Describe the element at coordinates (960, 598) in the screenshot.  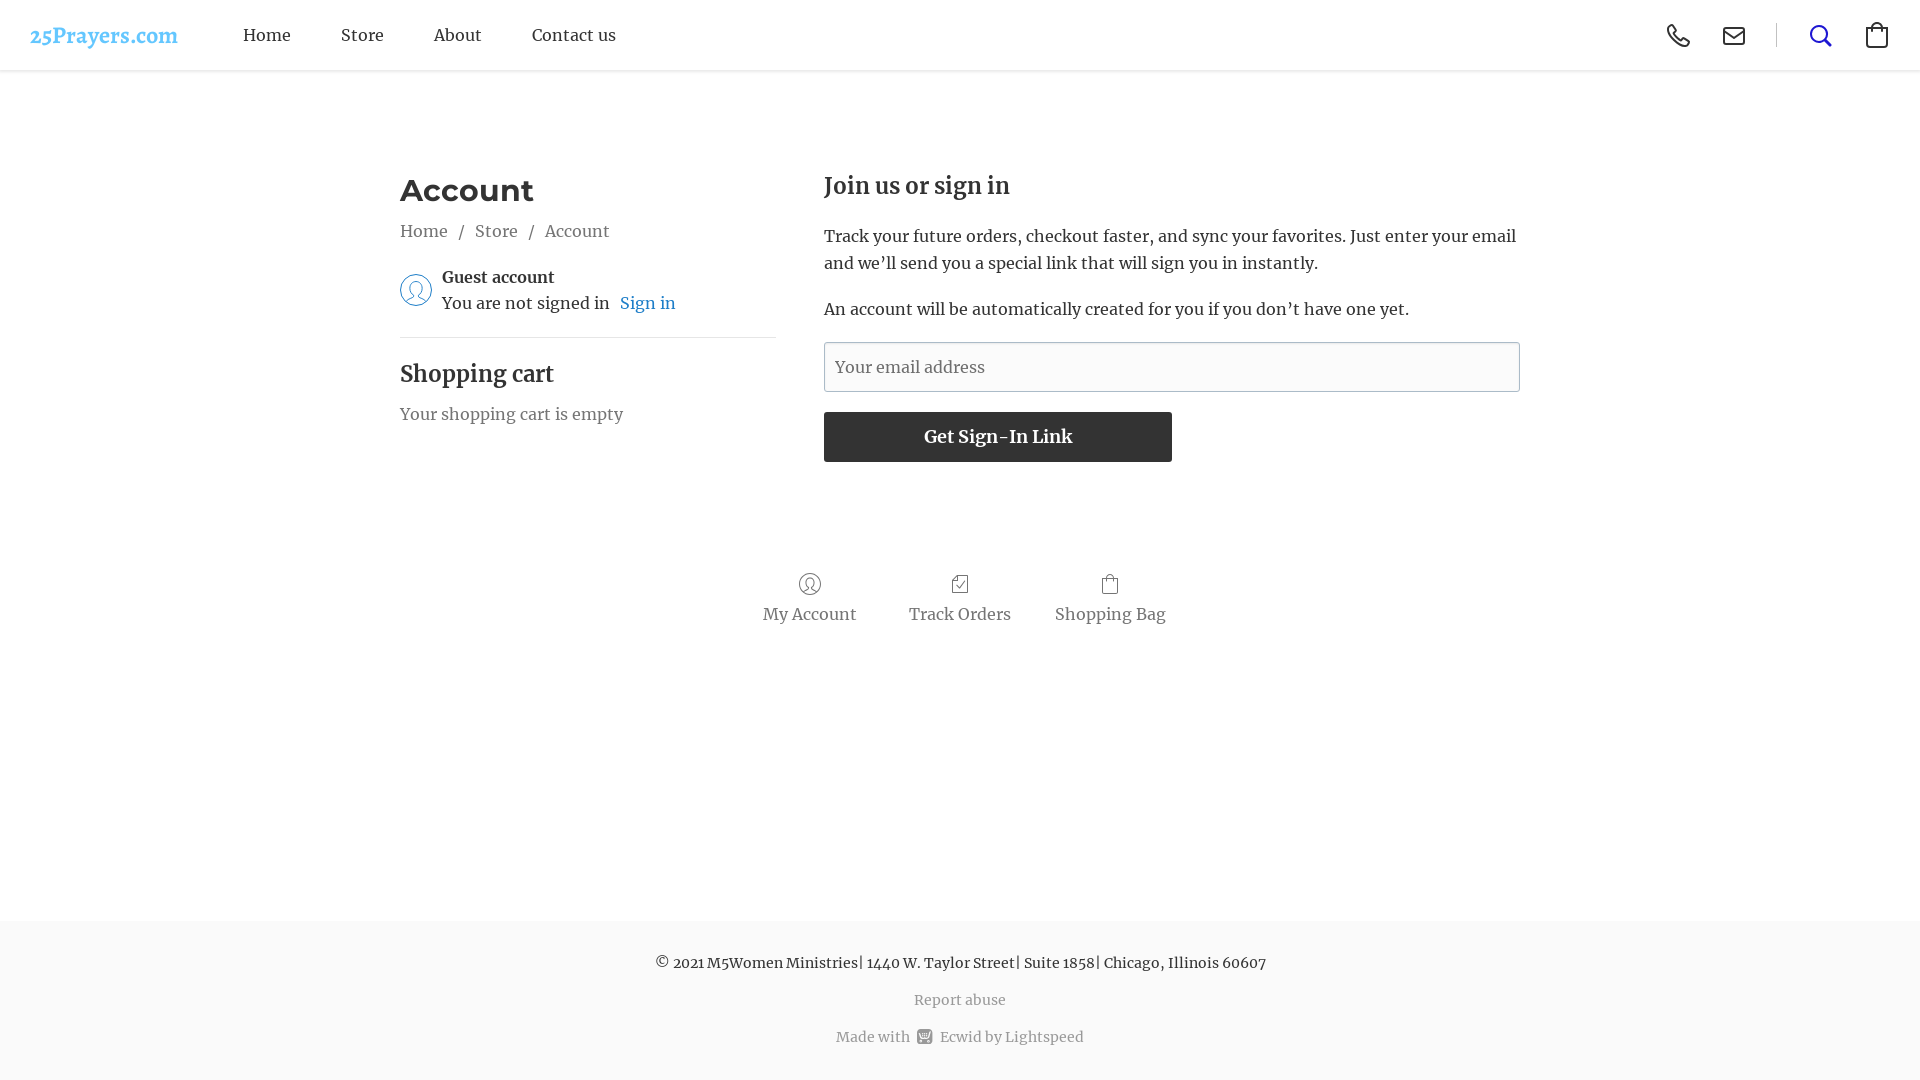
I see `'Track Orders'` at that location.